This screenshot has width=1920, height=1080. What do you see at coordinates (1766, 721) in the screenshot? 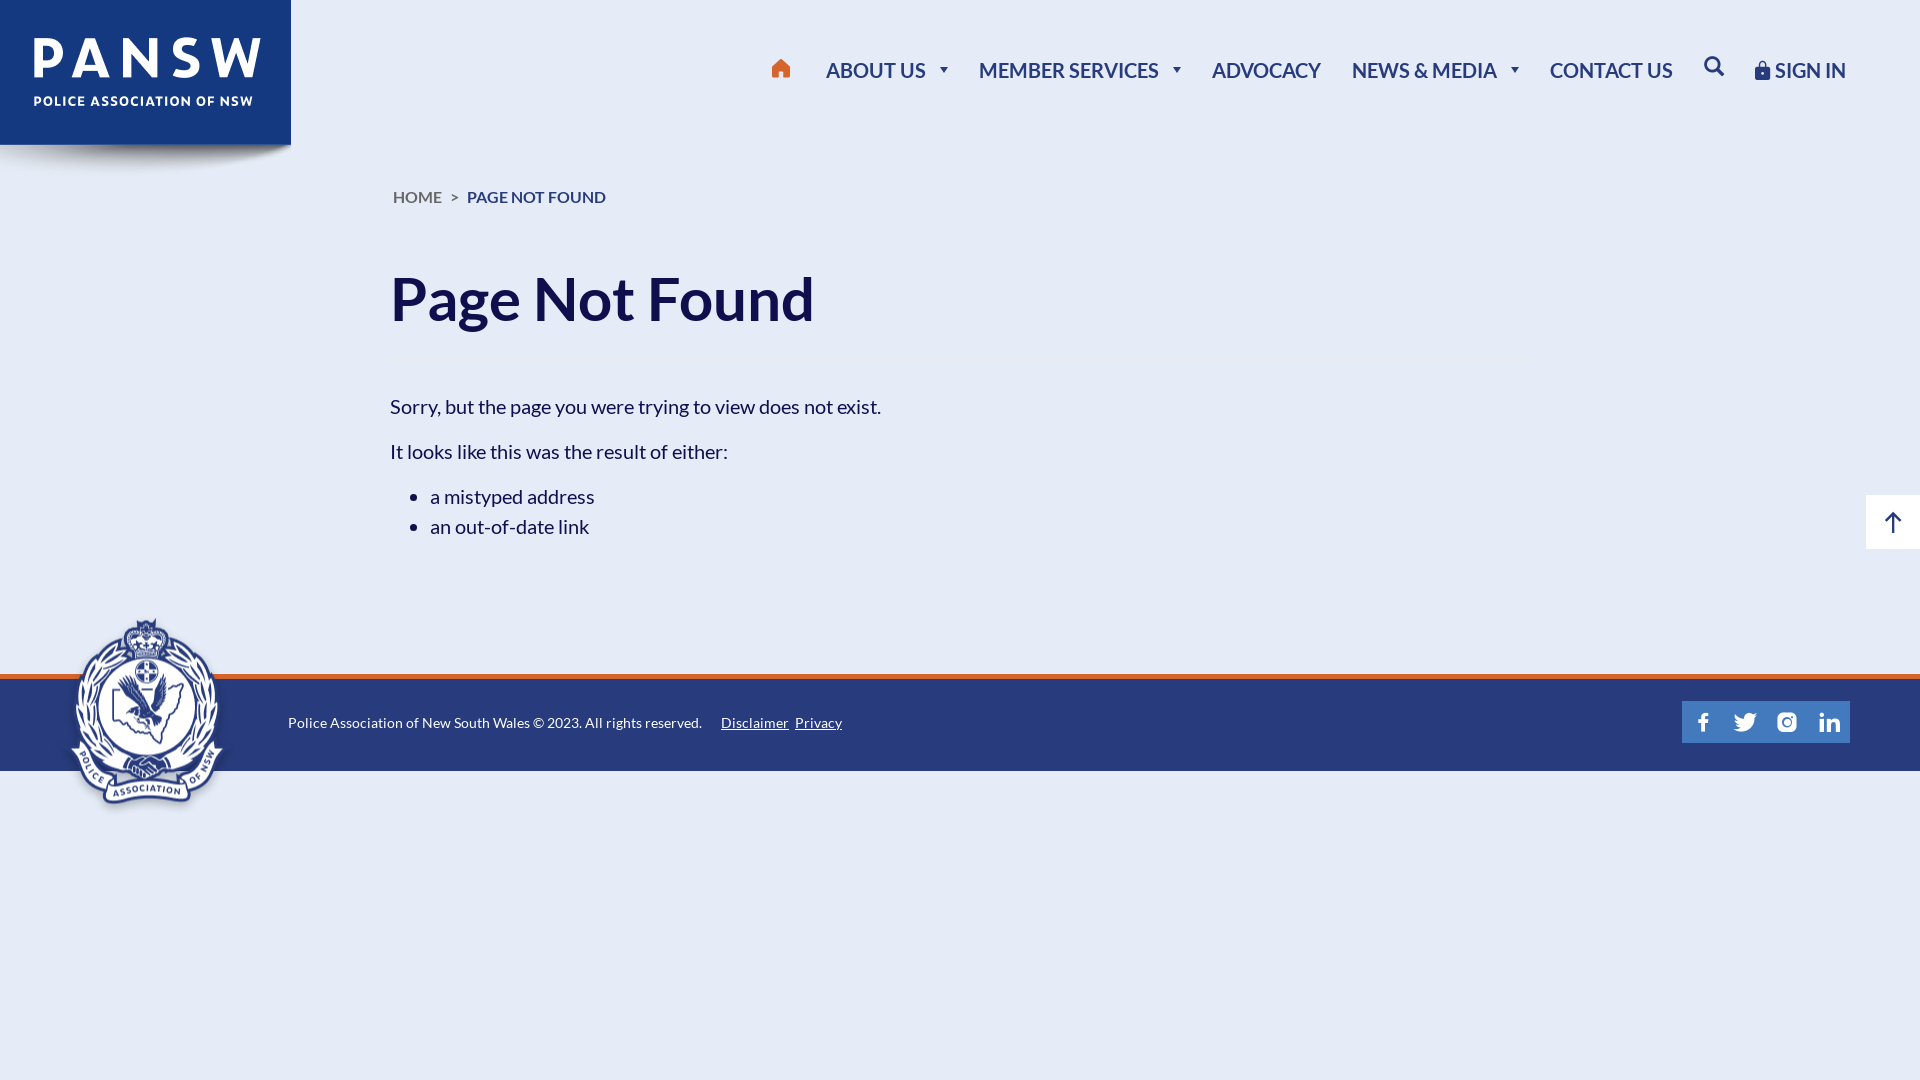
I see `'Instagram'` at bounding box center [1766, 721].